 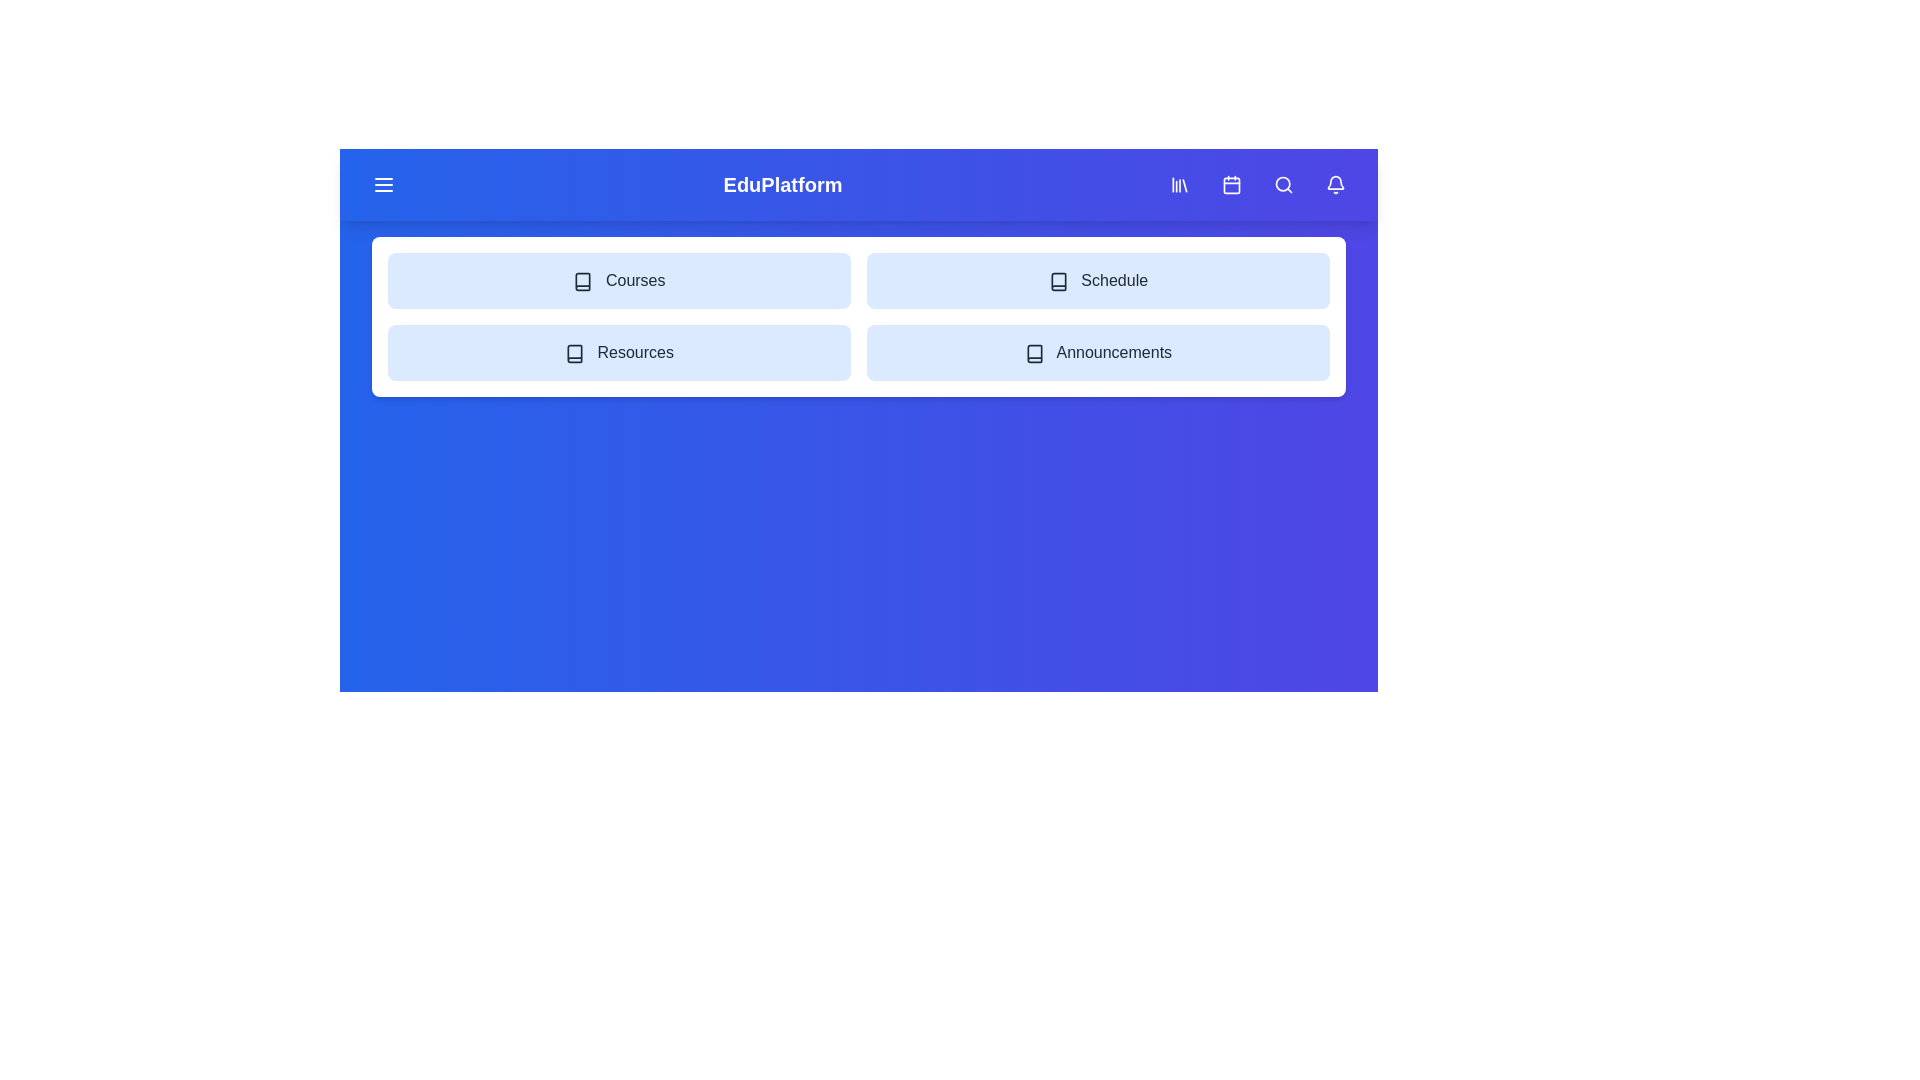 I want to click on the 'Courses' button to select the 'Courses' section, so click(x=618, y=281).